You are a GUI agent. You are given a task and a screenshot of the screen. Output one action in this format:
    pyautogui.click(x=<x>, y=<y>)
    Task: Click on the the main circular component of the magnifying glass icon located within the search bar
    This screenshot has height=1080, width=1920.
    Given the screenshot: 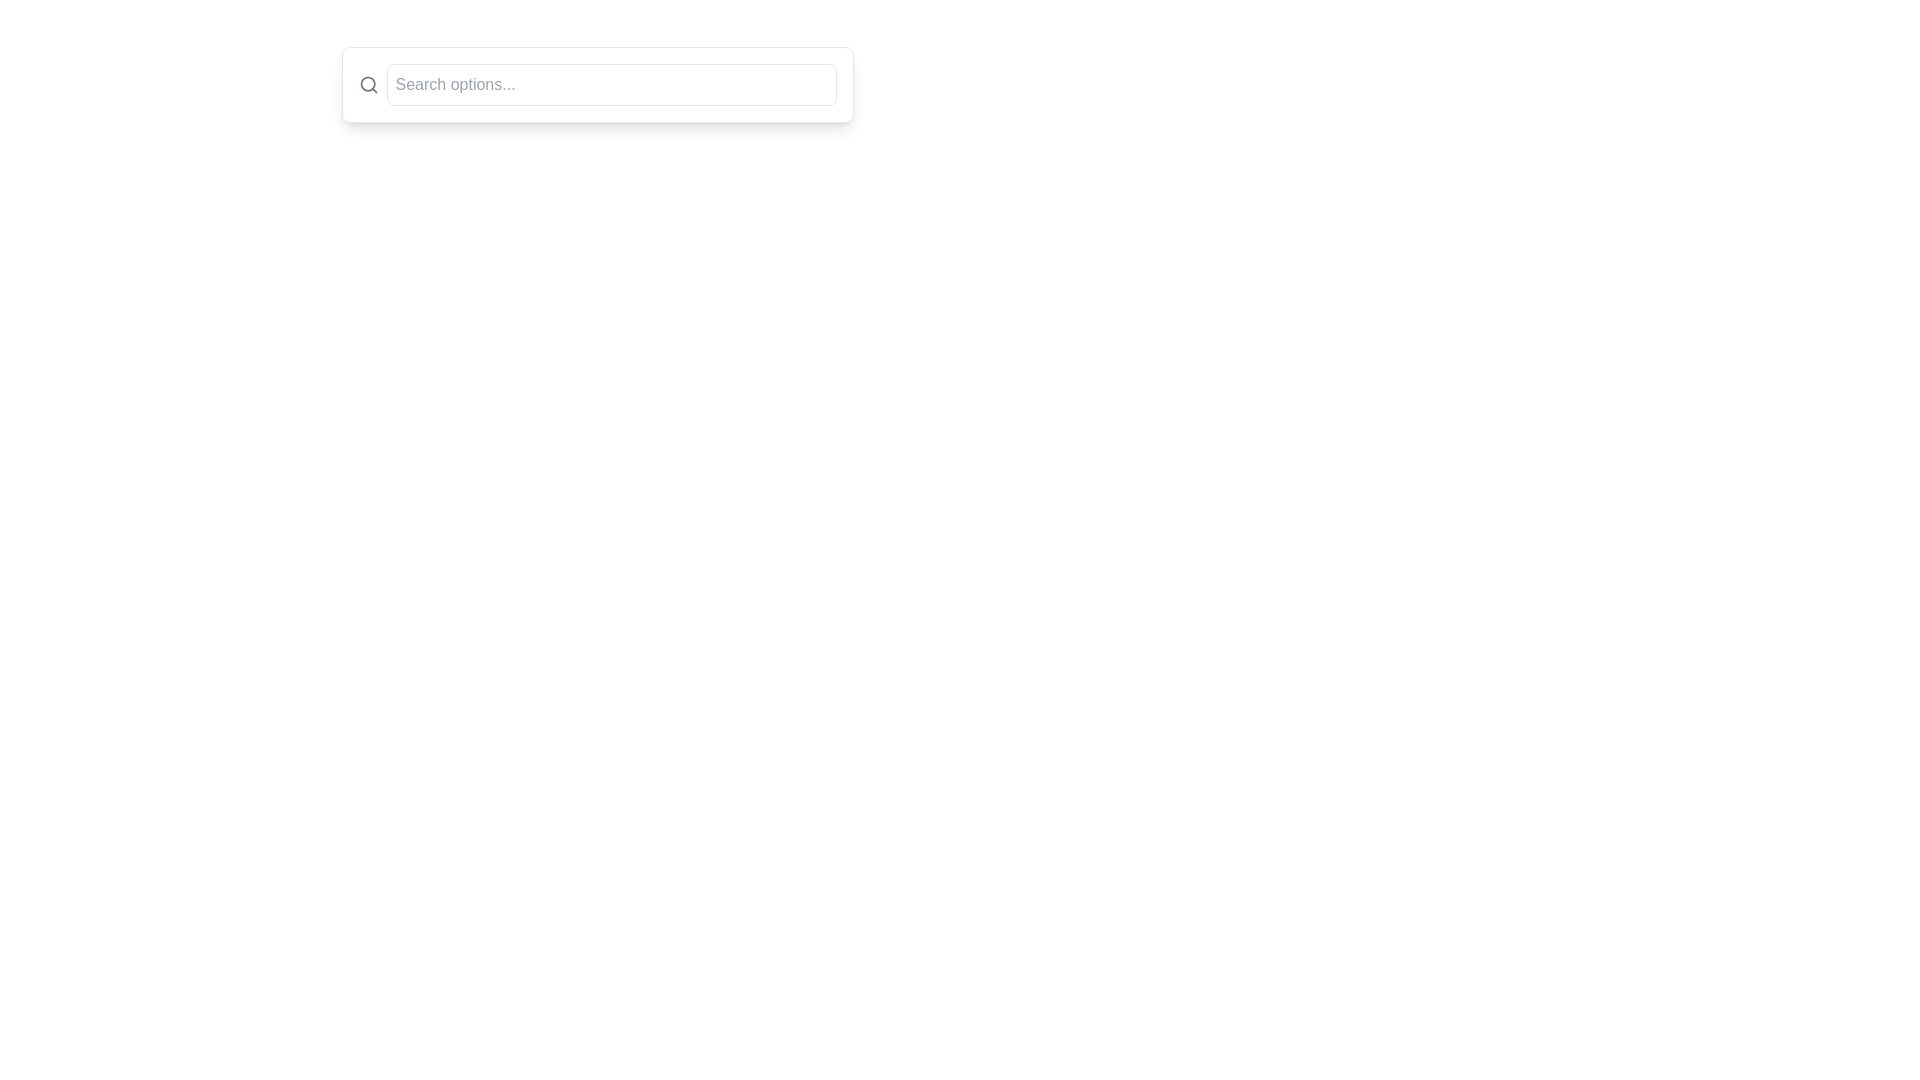 What is the action you would take?
    pyautogui.click(x=367, y=83)
    